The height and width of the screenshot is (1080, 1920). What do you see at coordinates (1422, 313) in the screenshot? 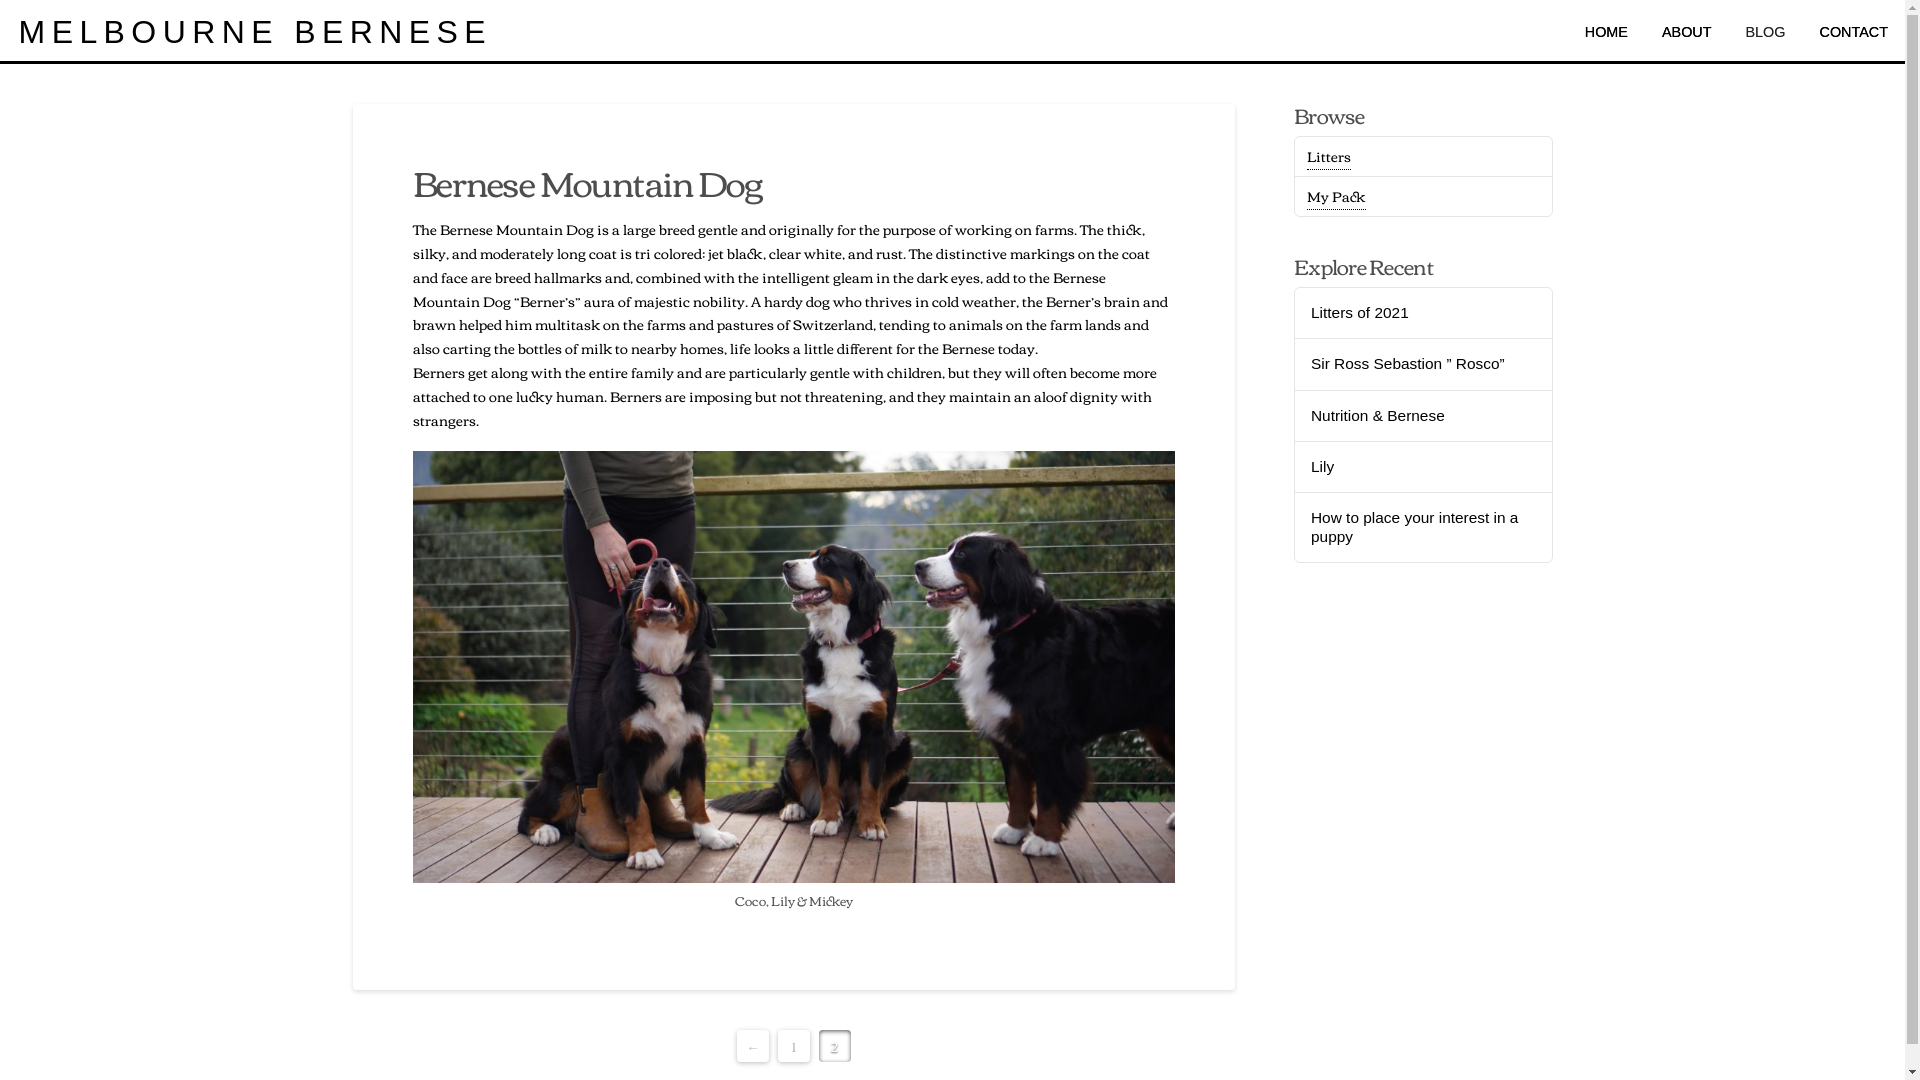
I see `'Litters of 2021'` at bounding box center [1422, 313].